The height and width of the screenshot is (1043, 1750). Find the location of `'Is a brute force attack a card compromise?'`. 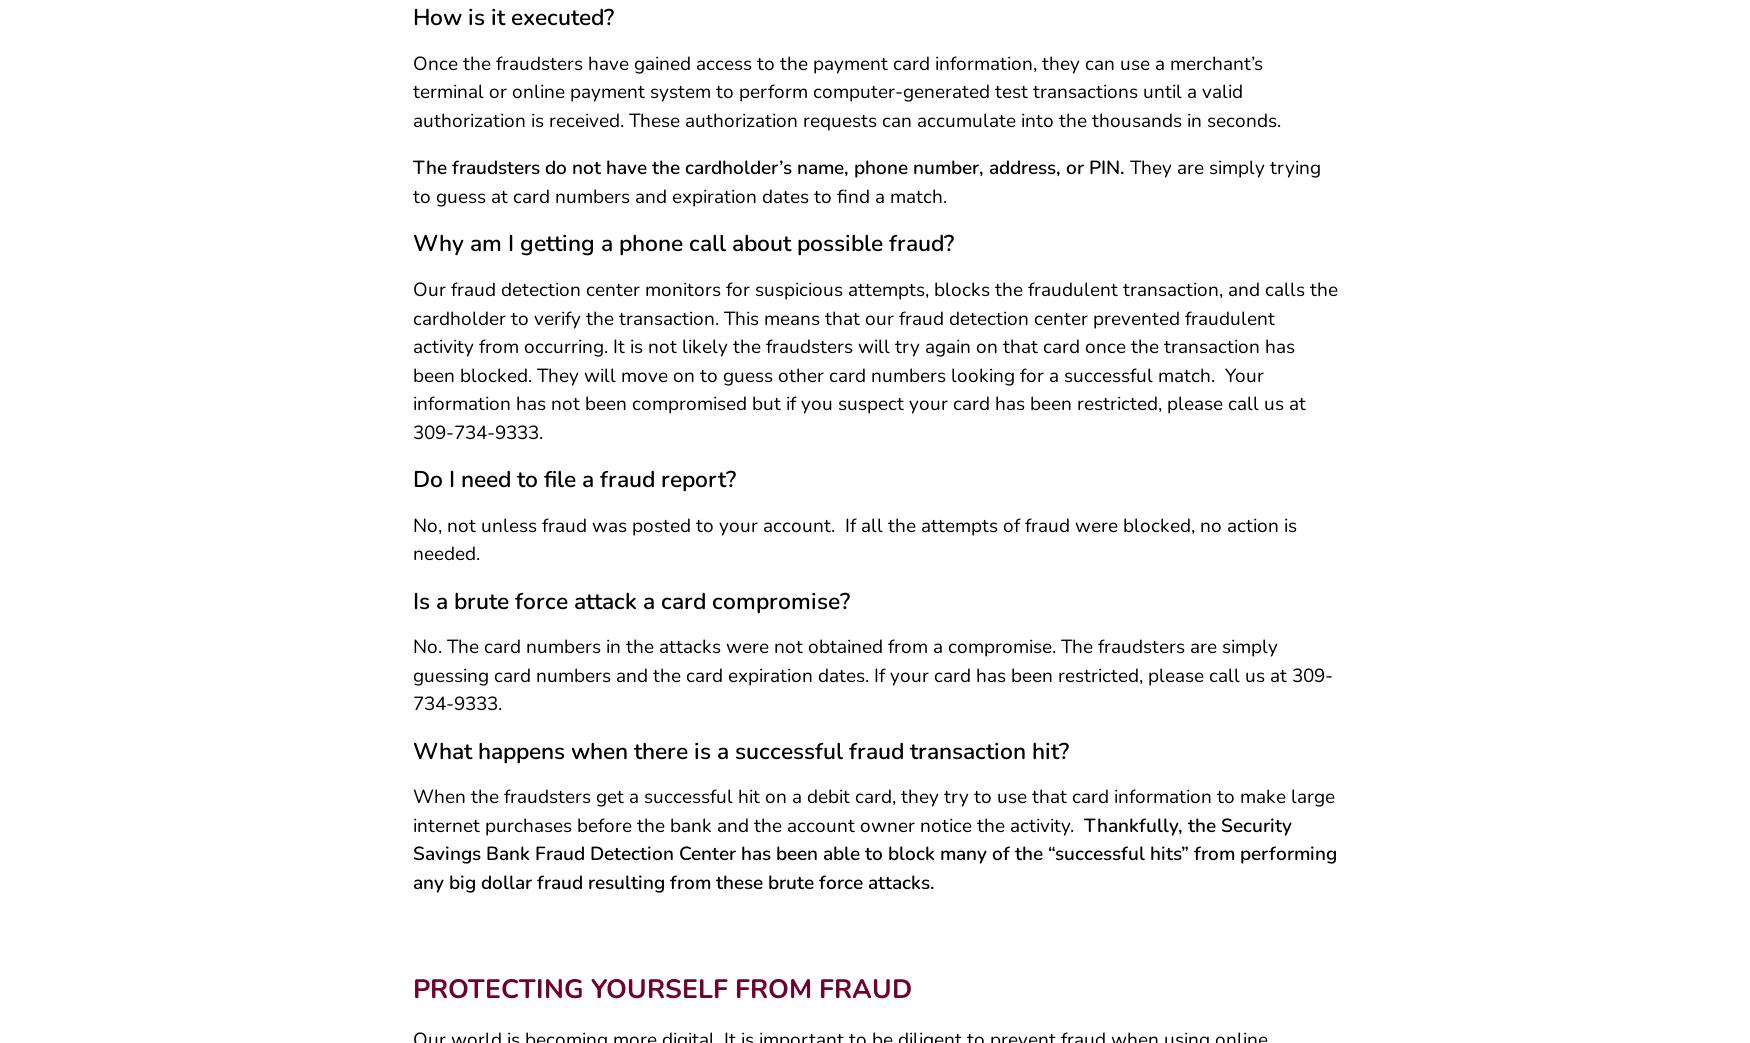

'Is a brute force attack a card compromise?' is located at coordinates (629, 607).